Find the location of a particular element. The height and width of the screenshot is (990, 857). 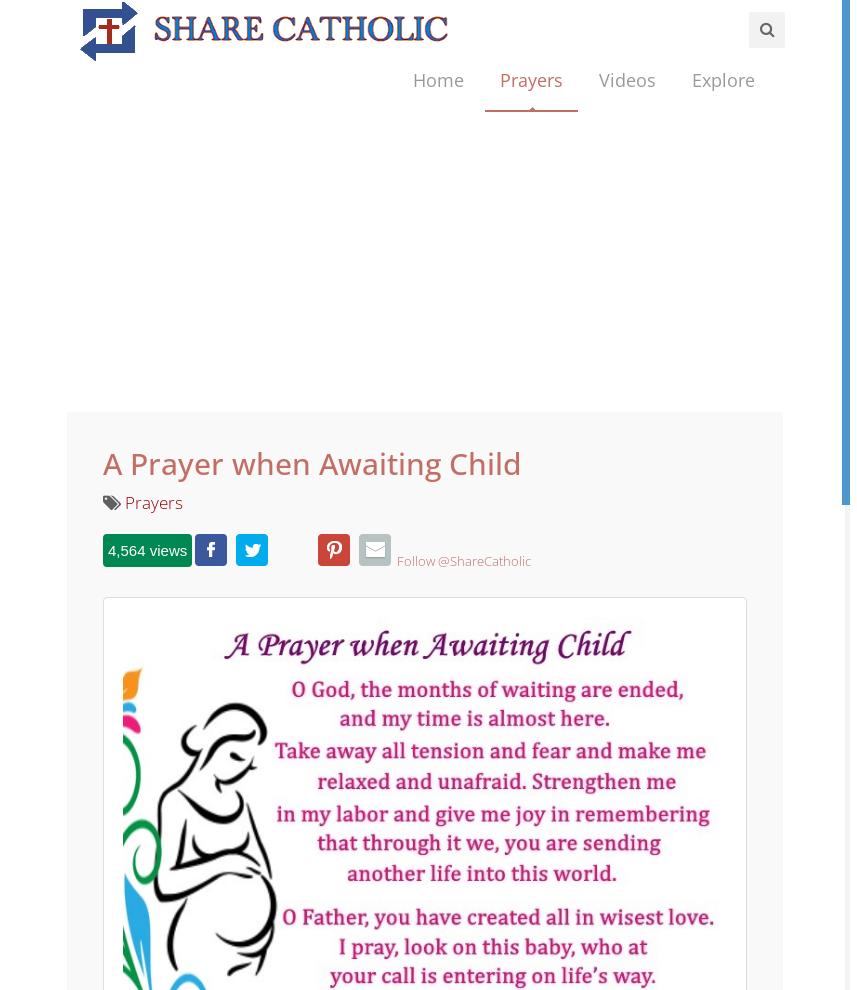

'4,564 views' is located at coordinates (146, 604).